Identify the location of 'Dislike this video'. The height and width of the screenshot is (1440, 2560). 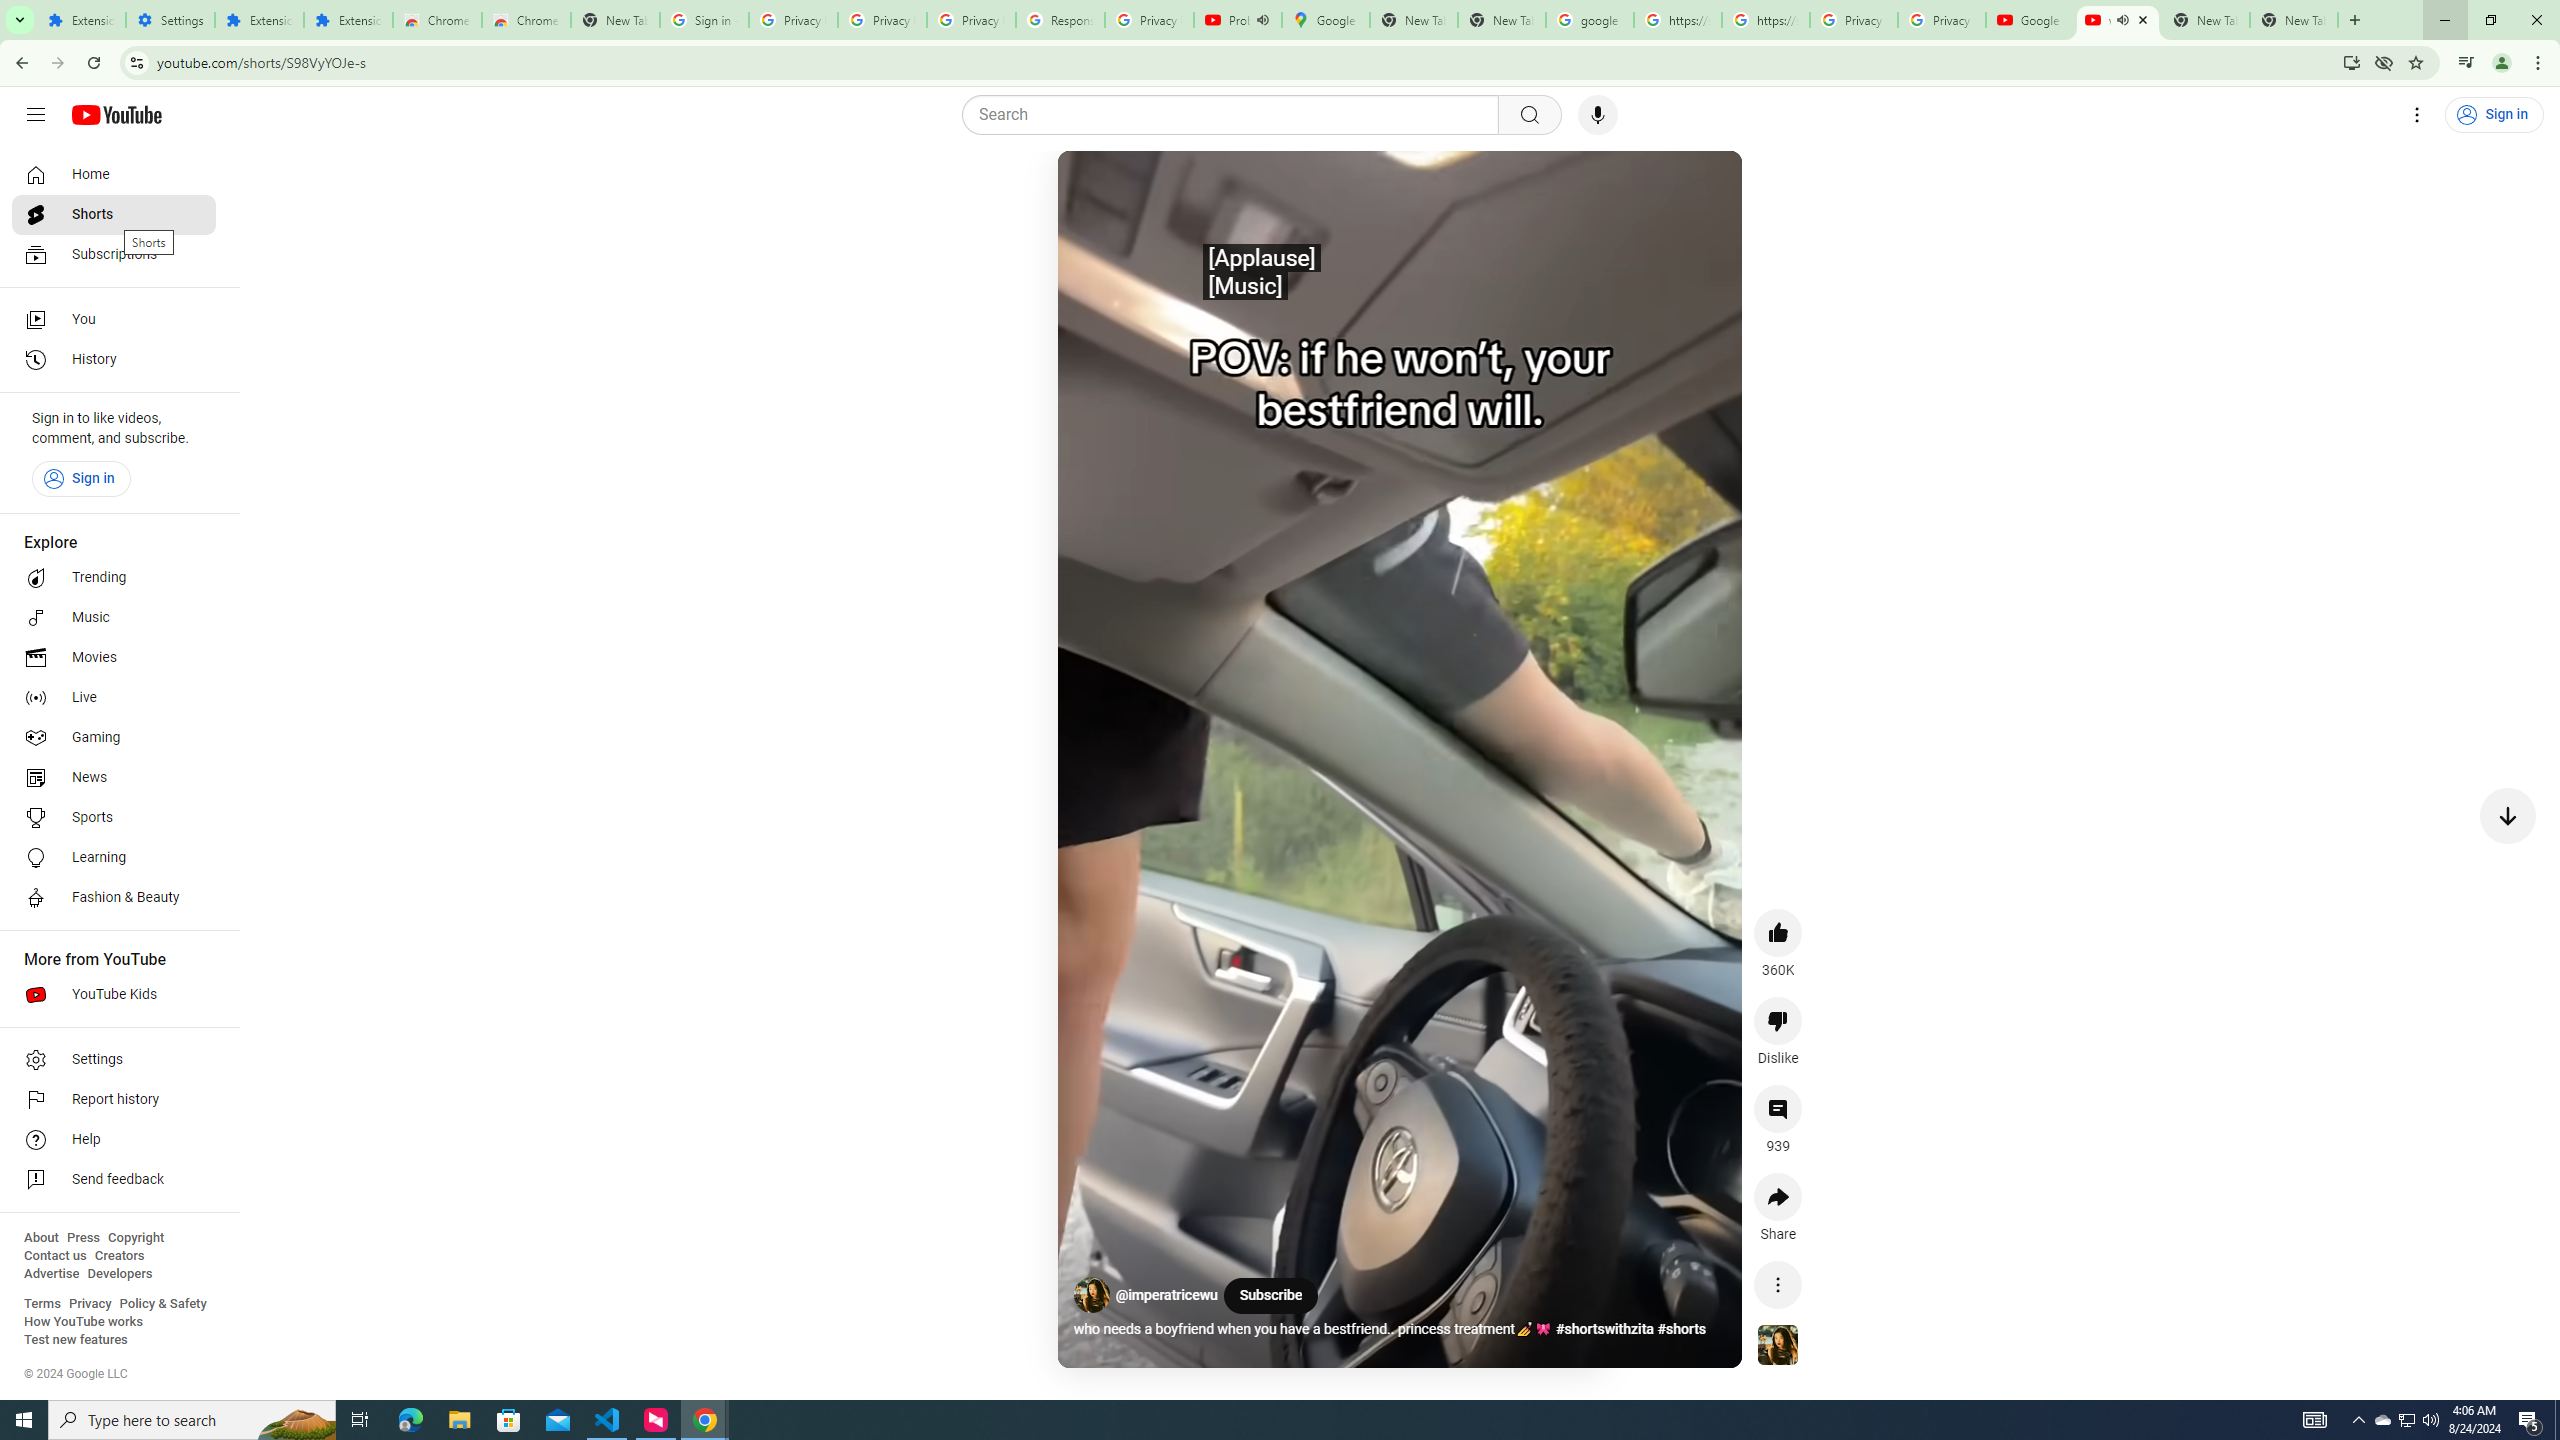
(1777, 1019).